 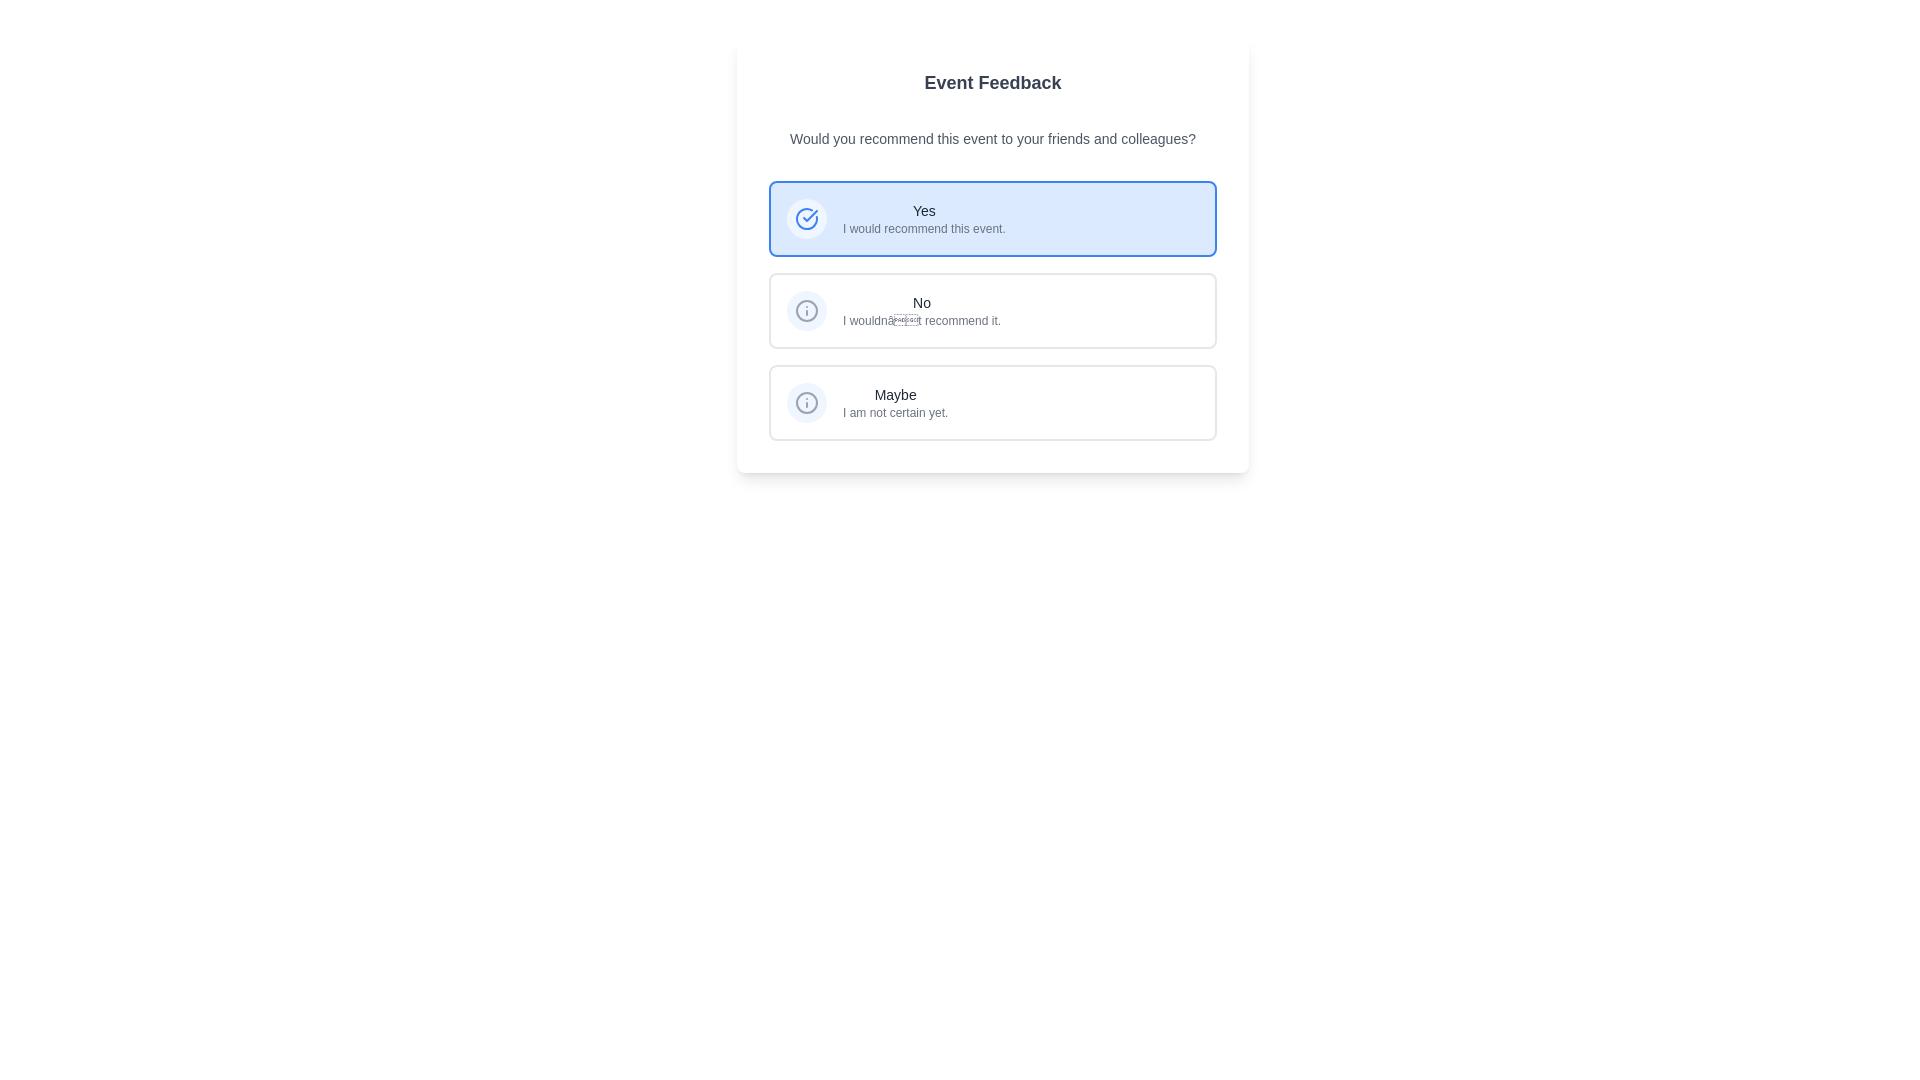 What do you see at coordinates (894, 394) in the screenshot?
I see `the 'Maybe' label which displays a small gray text styled with medium font weight as part of the feedback options` at bounding box center [894, 394].